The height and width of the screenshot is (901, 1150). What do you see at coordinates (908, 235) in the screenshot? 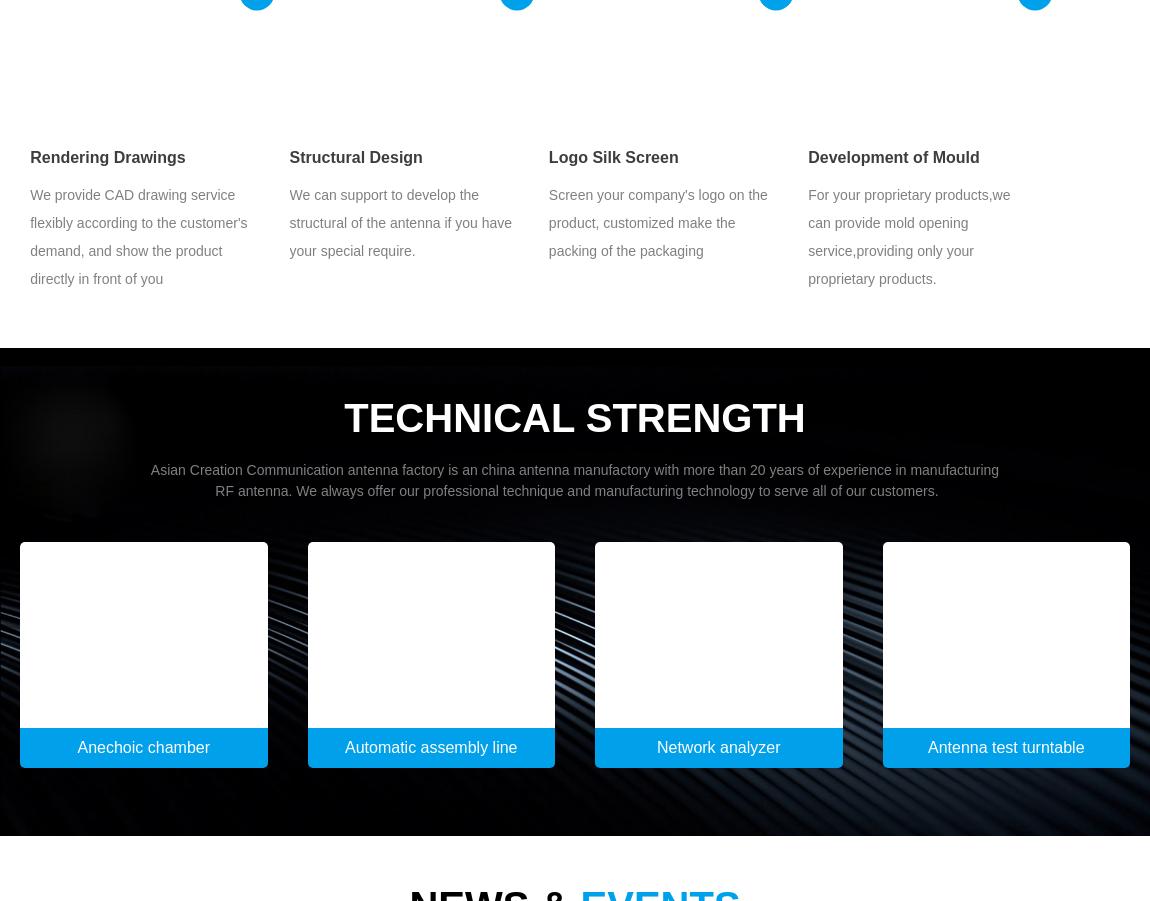
I see `'For your proprietary products,we can provide mold opening service,providing only your proprietary products.'` at bounding box center [908, 235].